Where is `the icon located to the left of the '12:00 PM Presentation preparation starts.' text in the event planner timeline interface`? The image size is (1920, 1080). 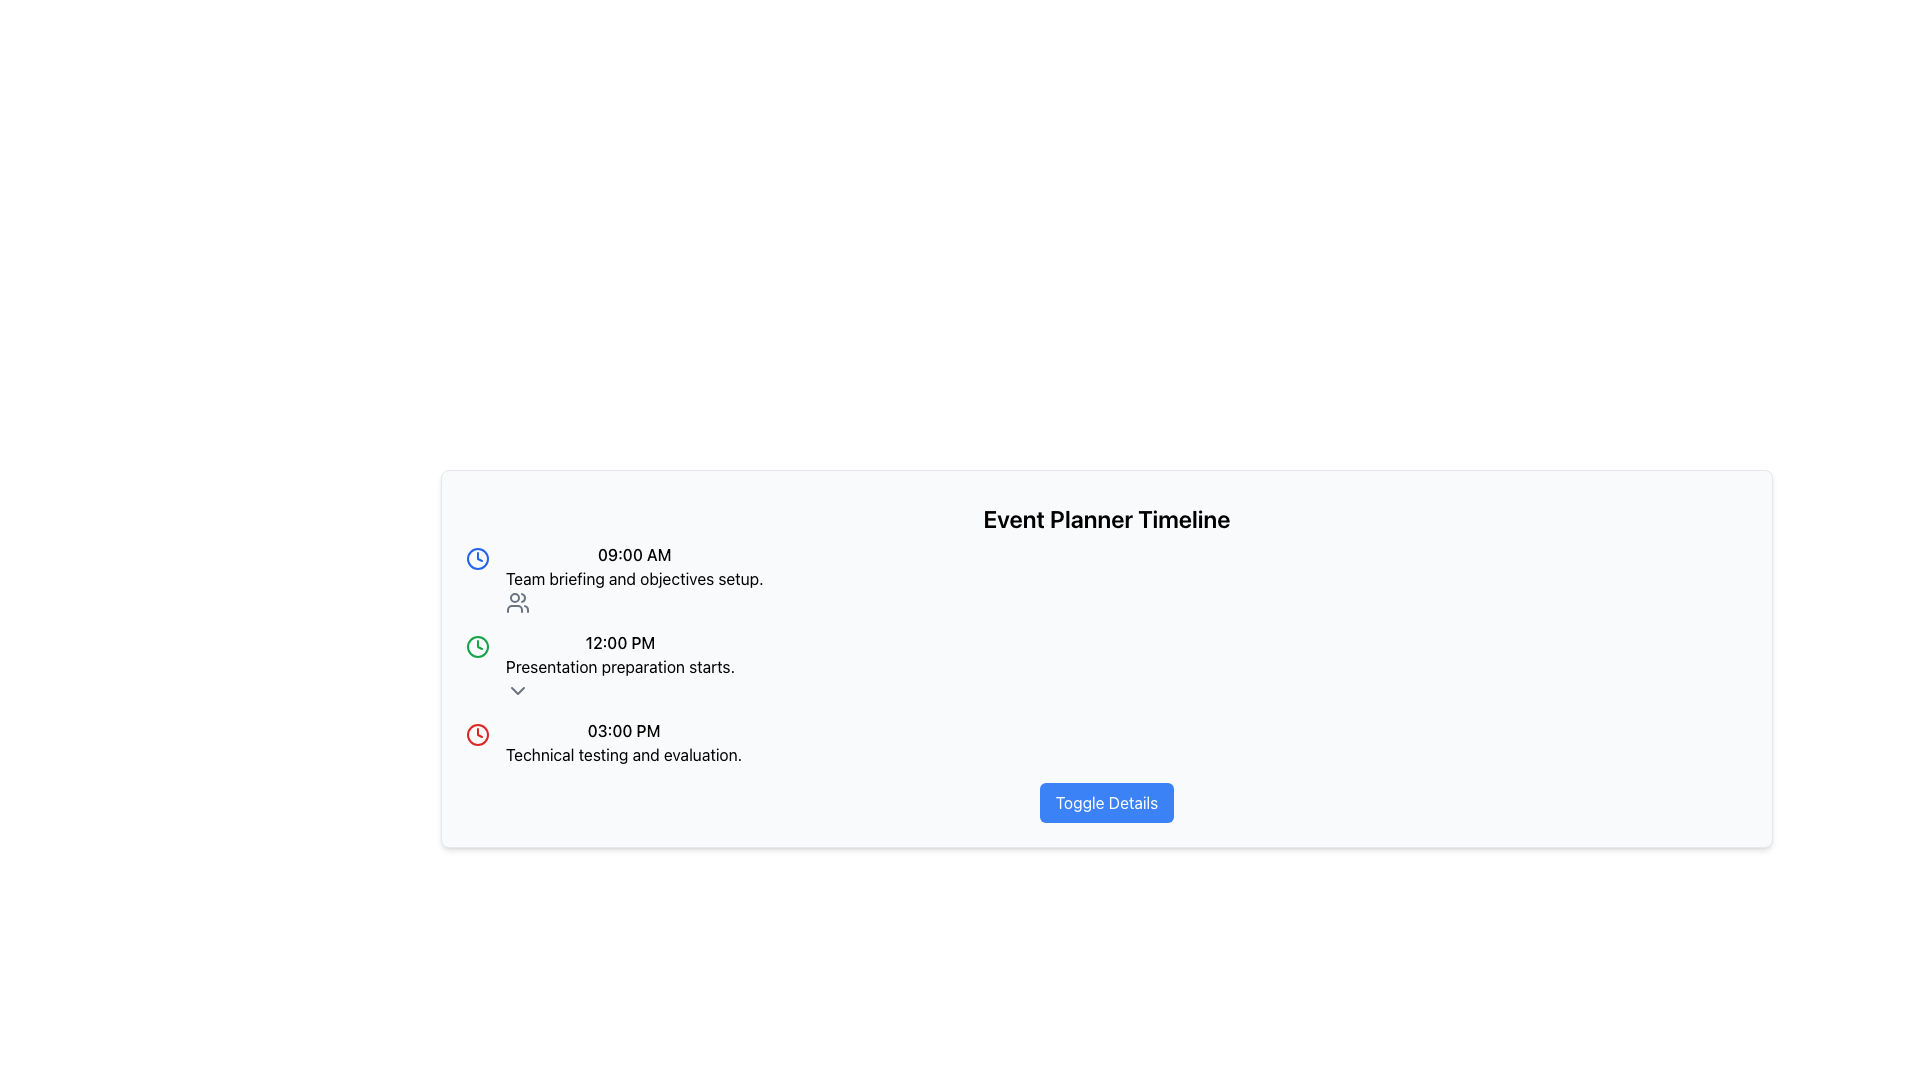 the icon located to the left of the '12:00 PM Presentation preparation starts.' text in the event planner timeline interface is located at coordinates (477, 647).